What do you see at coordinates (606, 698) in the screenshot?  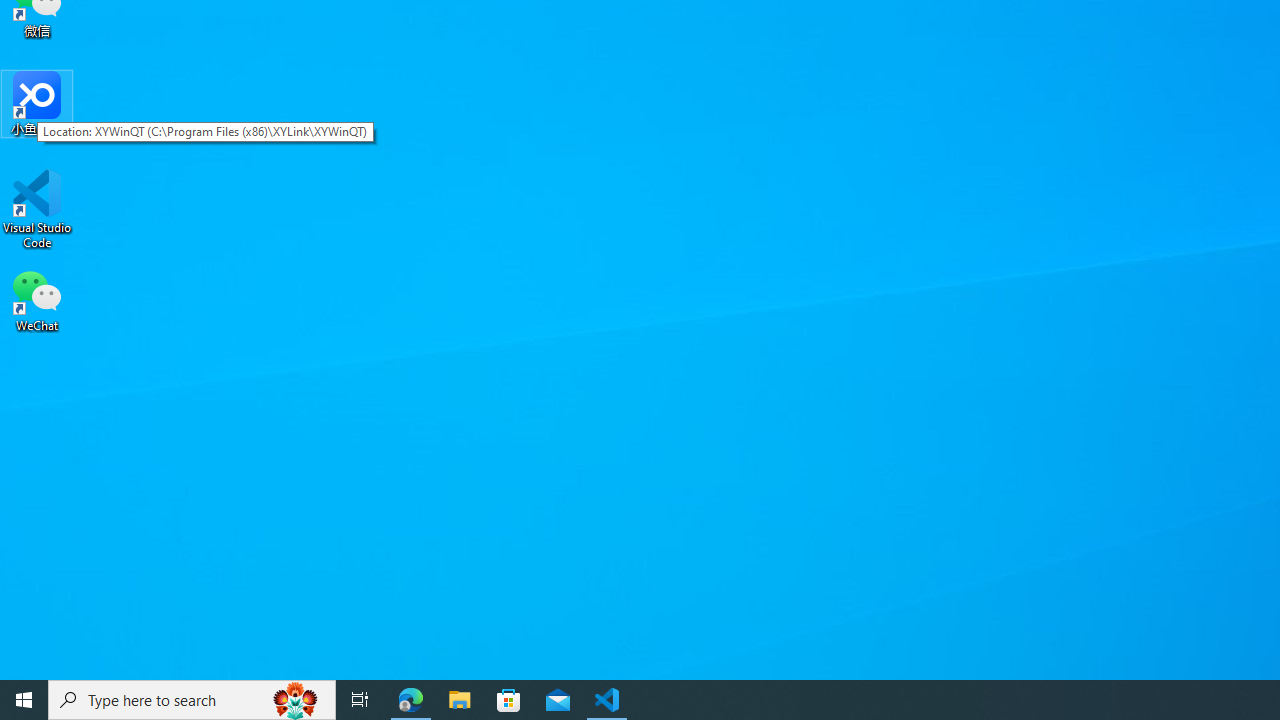 I see `'Visual Studio Code - 1 running window'` at bounding box center [606, 698].